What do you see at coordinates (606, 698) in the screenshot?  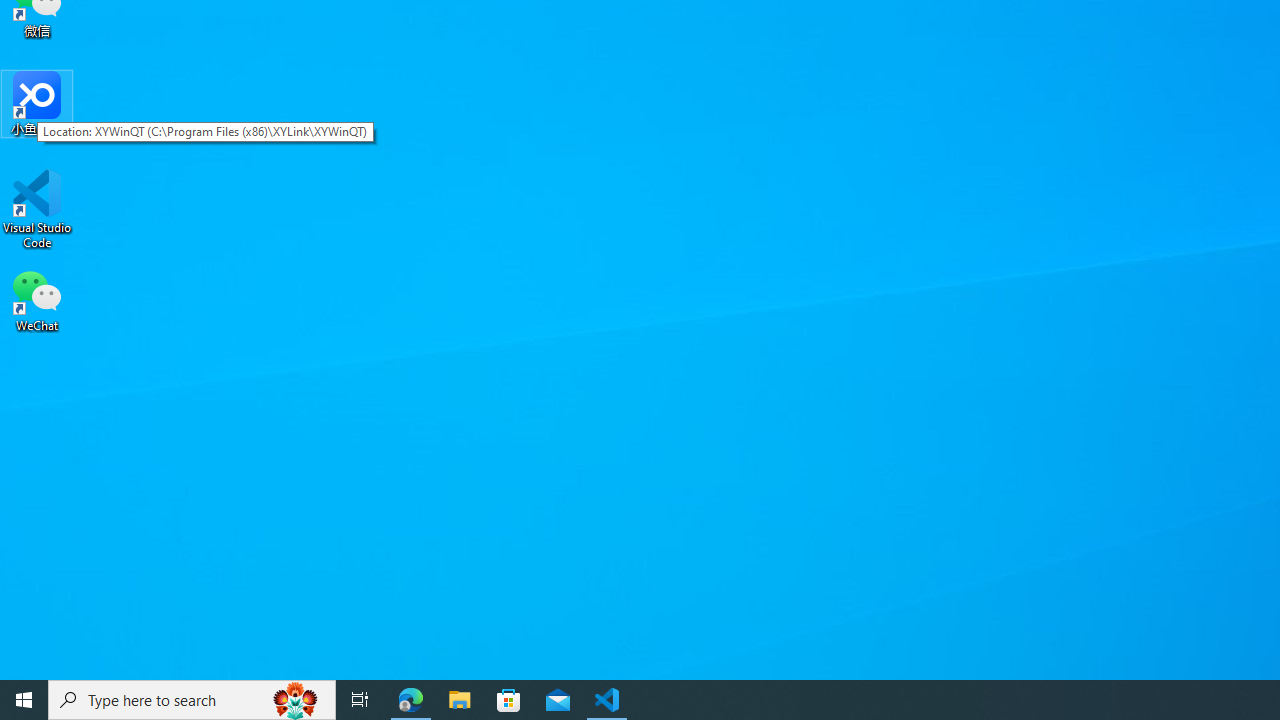 I see `'Visual Studio Code - 1 running window'` at bounding box center [606, 698].